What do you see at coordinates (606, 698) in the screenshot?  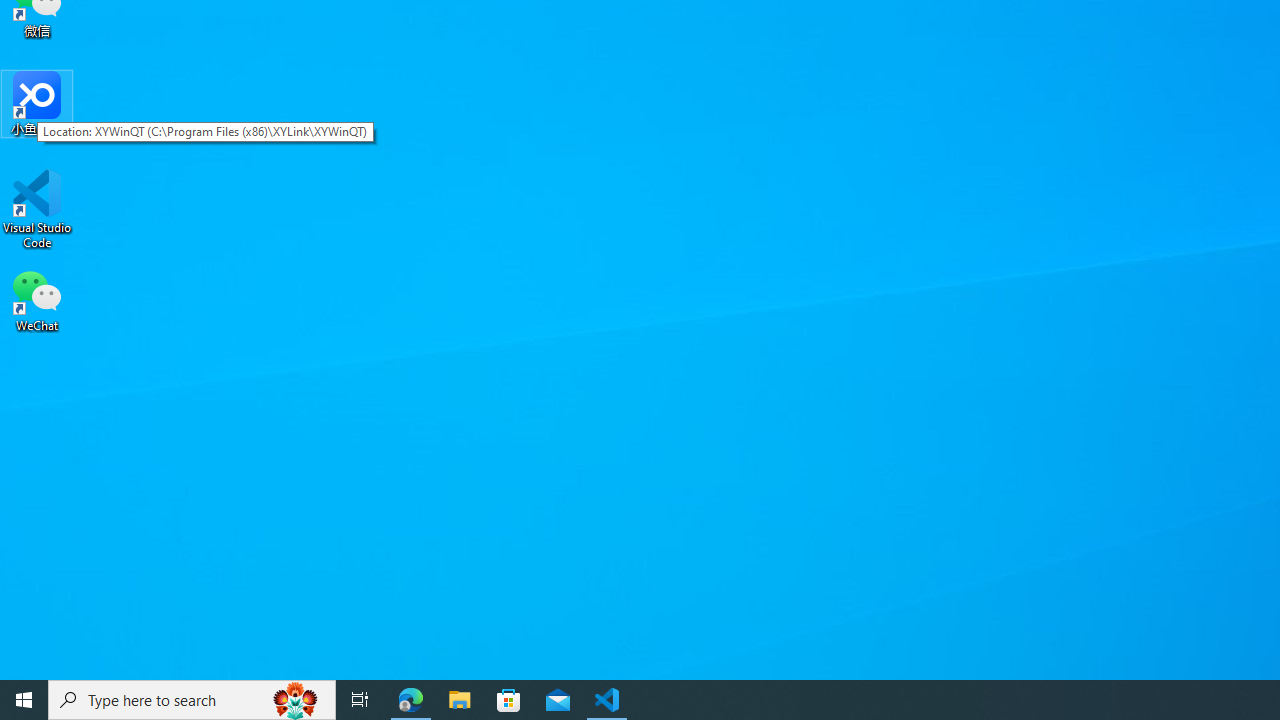 I see `'Visual Studio Code - 1 running window'` at bounding box center [606, 698].